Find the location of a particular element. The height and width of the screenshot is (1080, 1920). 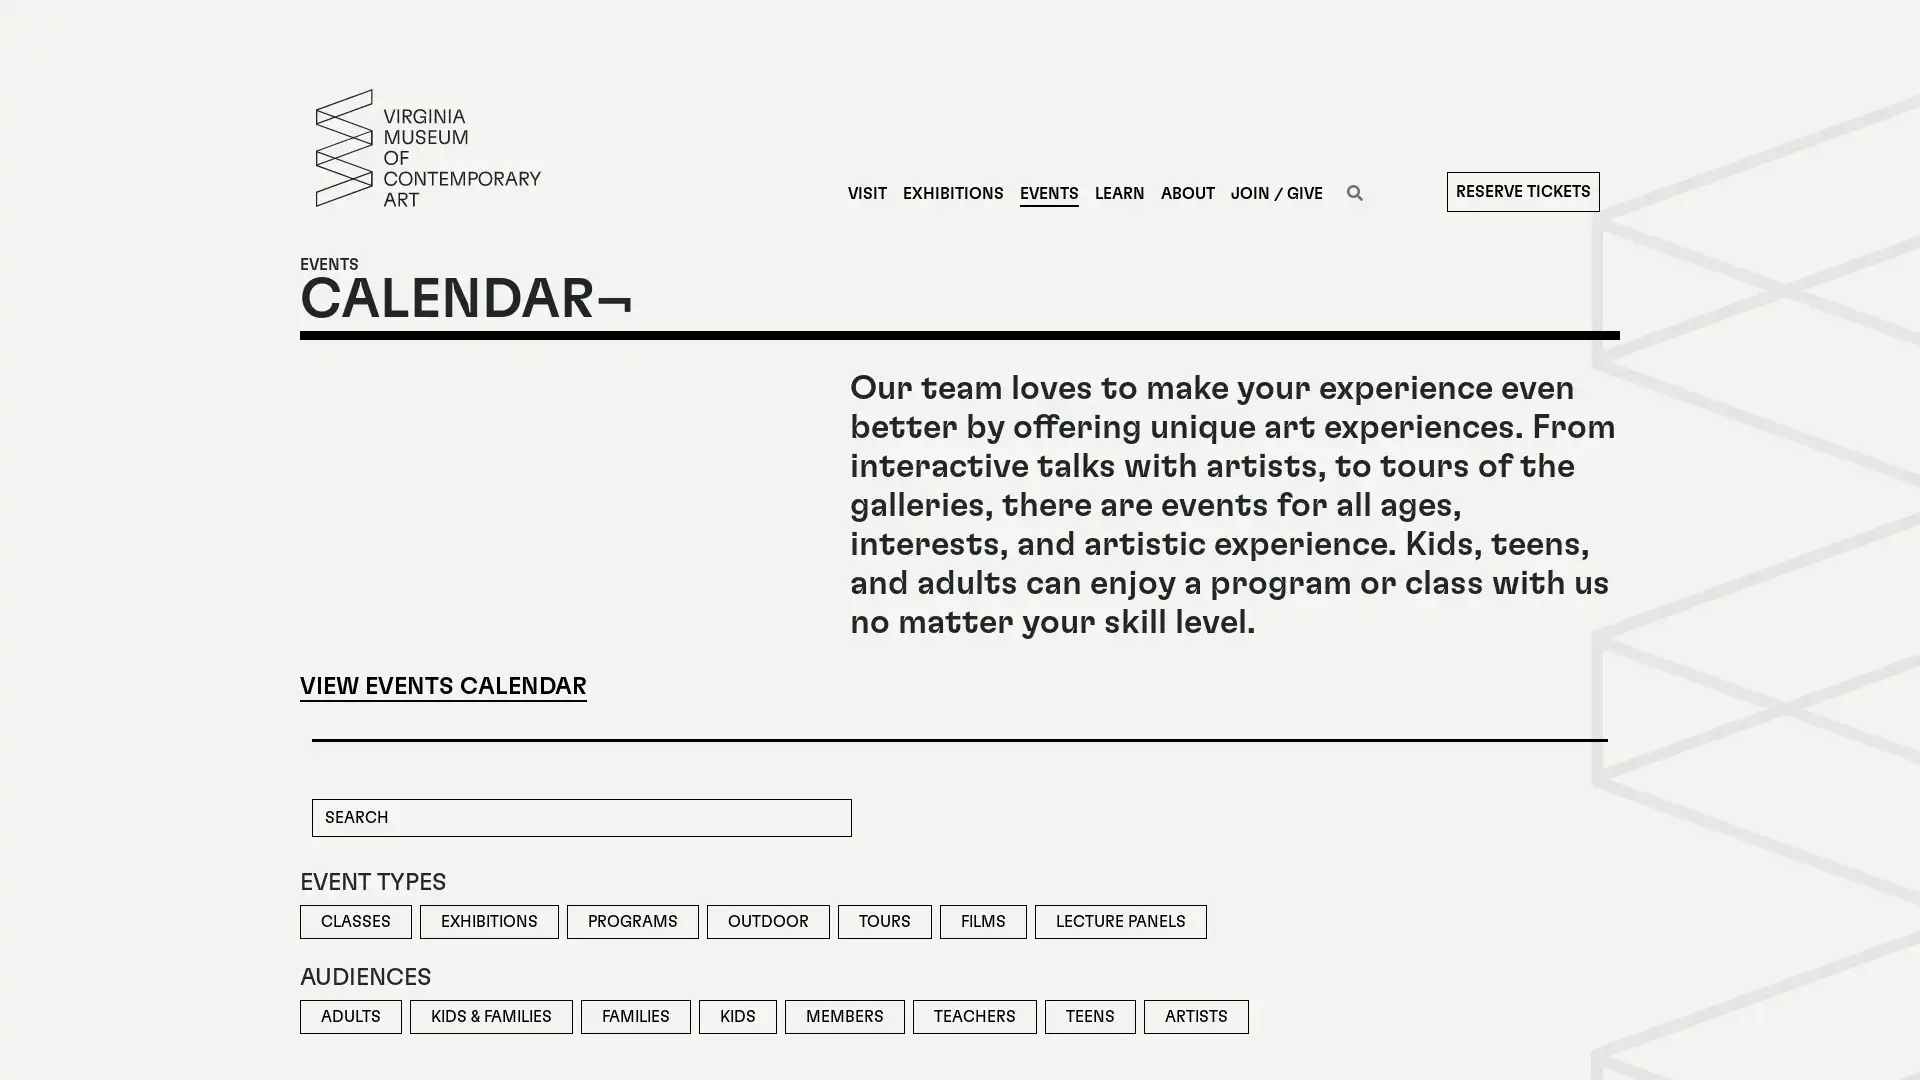

LEARN is located at coordinates (1117, 193).